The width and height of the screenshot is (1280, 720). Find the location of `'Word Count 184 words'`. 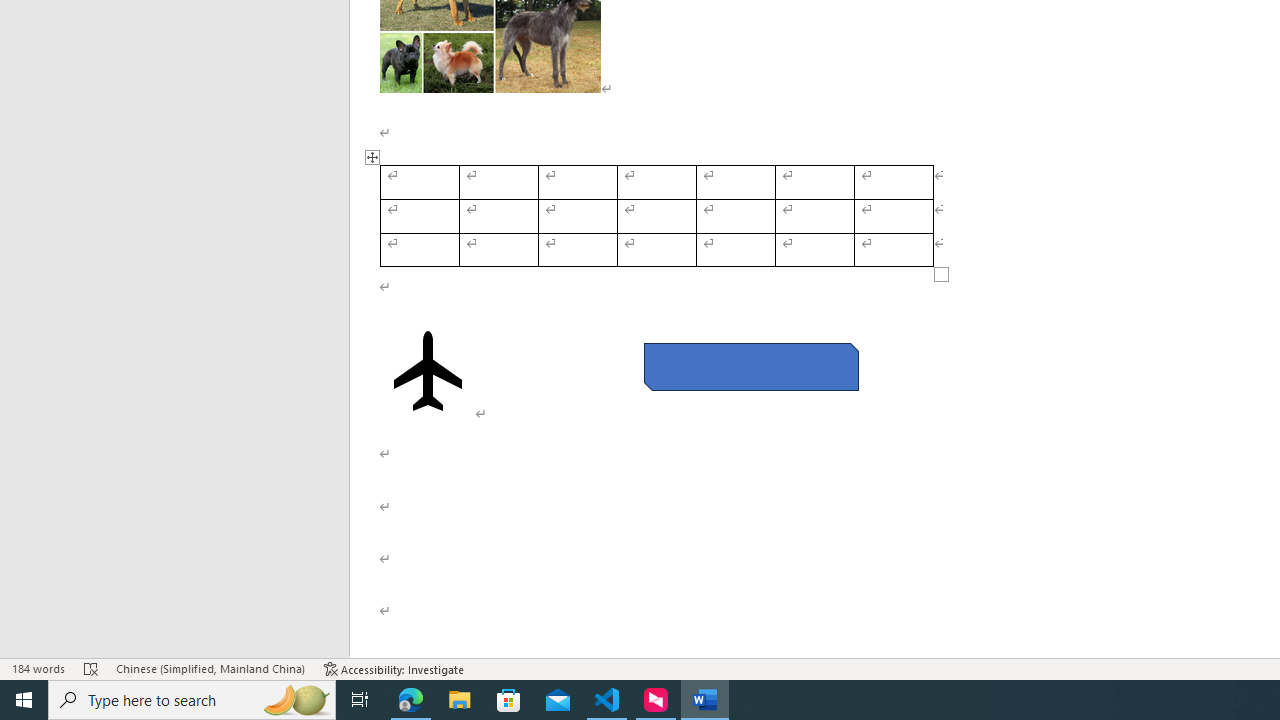

'Word Count 184 words' is located at coordinates (38, 669).